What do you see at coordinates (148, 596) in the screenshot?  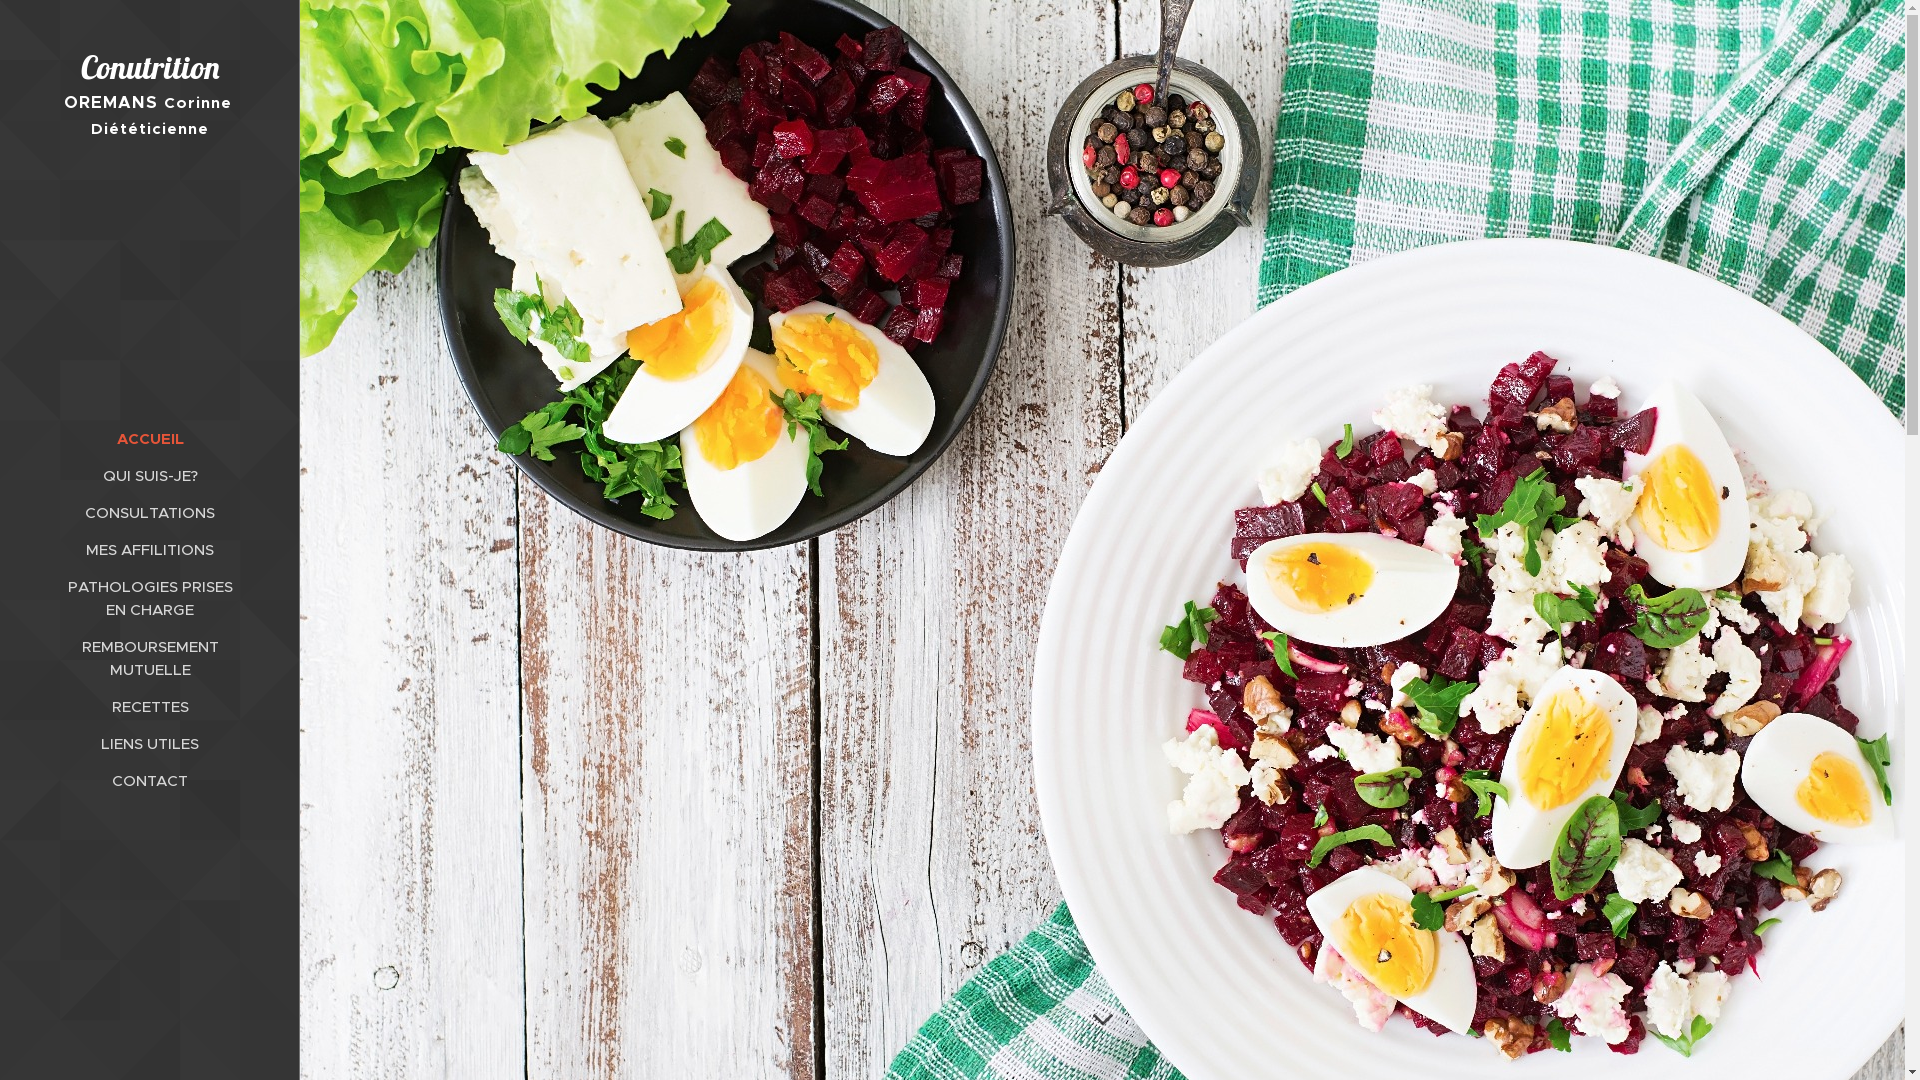 I see `'PATHOLOGIES PRISES EN CHARGE'` at bounding box center [148, 596].